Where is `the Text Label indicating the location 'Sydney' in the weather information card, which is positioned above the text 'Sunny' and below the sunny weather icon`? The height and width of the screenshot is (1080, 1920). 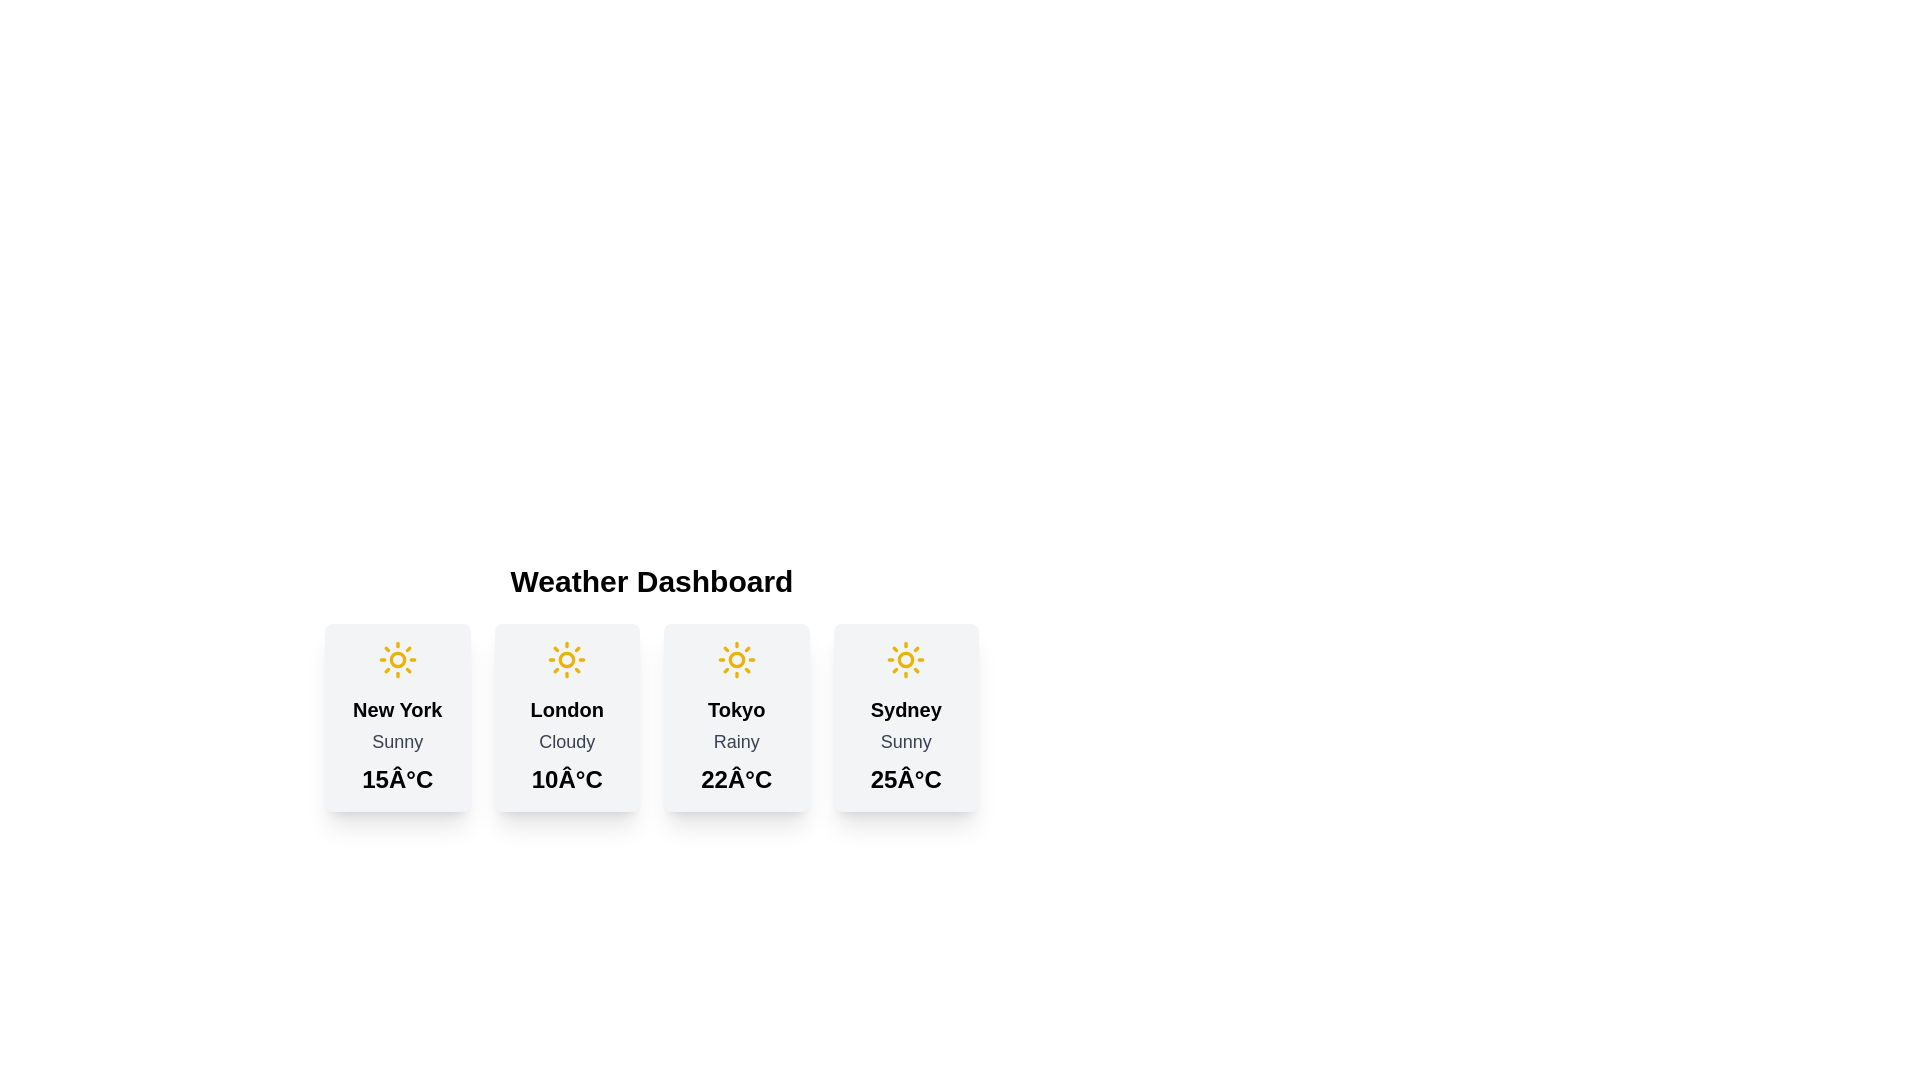
the Text Label indicating the location 'Sydney' in the weather information card, which is positioned above the text 'Sunny' and below the sunny weather icon is located at coordinates (905, 708).